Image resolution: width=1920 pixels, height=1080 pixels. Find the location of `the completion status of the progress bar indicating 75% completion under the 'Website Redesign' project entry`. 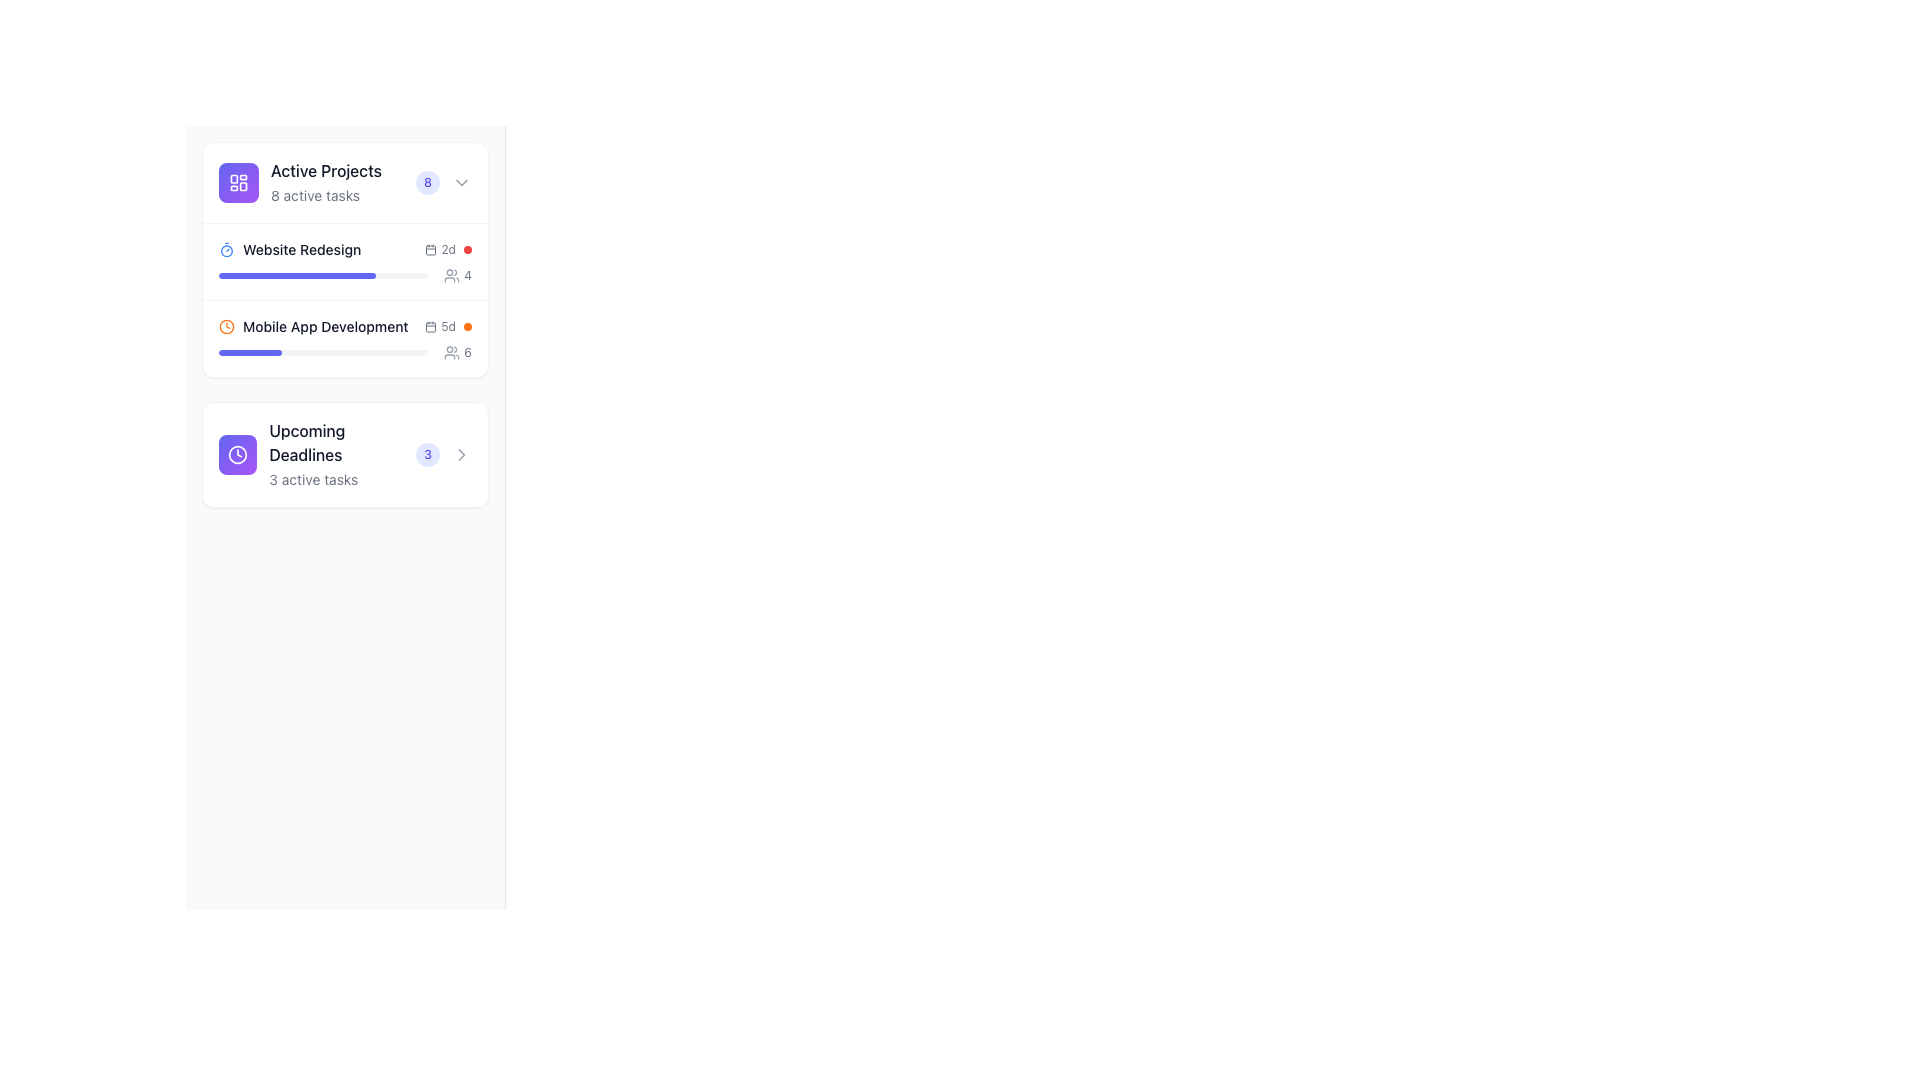

the completion status of the progress bar indicating 75% completion under the 'Website Redesign' project entry is located at coordinates (345, 276).